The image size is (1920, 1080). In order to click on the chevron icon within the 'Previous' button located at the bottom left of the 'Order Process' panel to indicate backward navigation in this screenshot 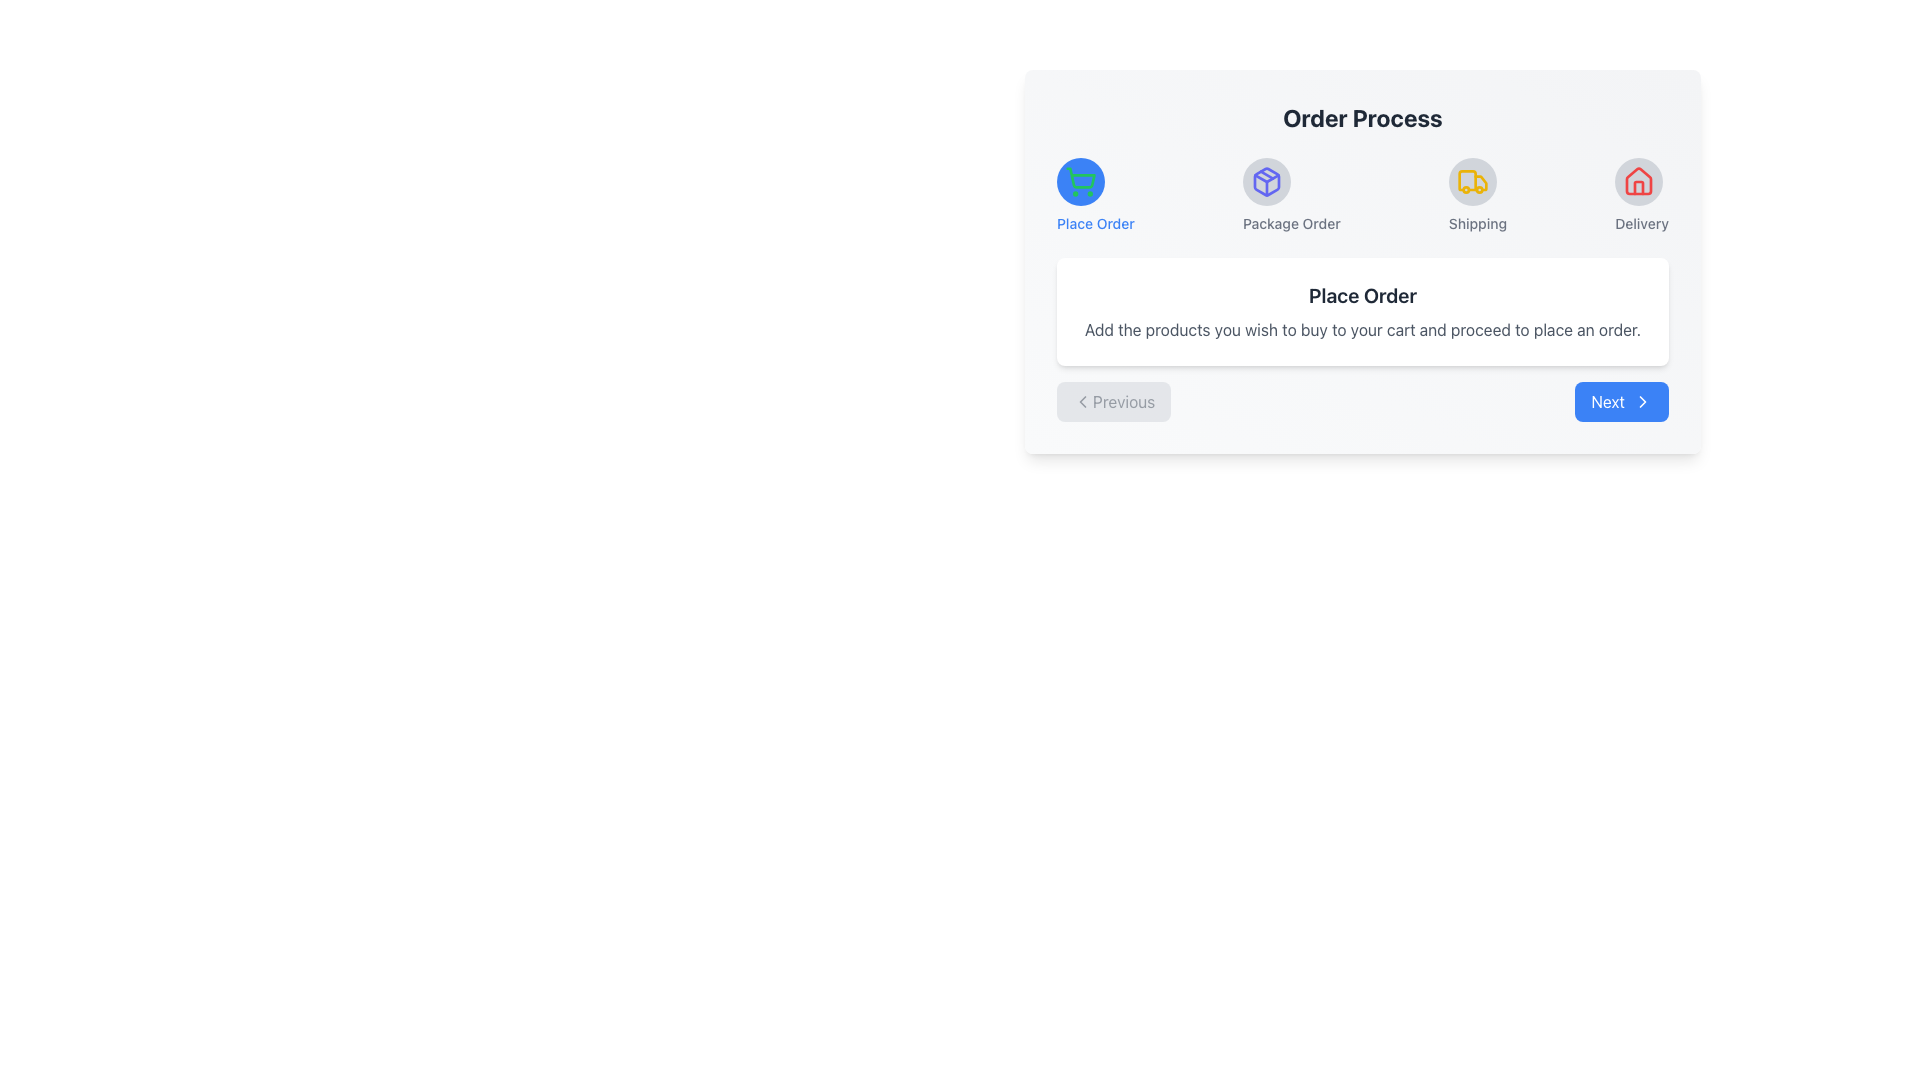, I will do `click(1082, 401)`.